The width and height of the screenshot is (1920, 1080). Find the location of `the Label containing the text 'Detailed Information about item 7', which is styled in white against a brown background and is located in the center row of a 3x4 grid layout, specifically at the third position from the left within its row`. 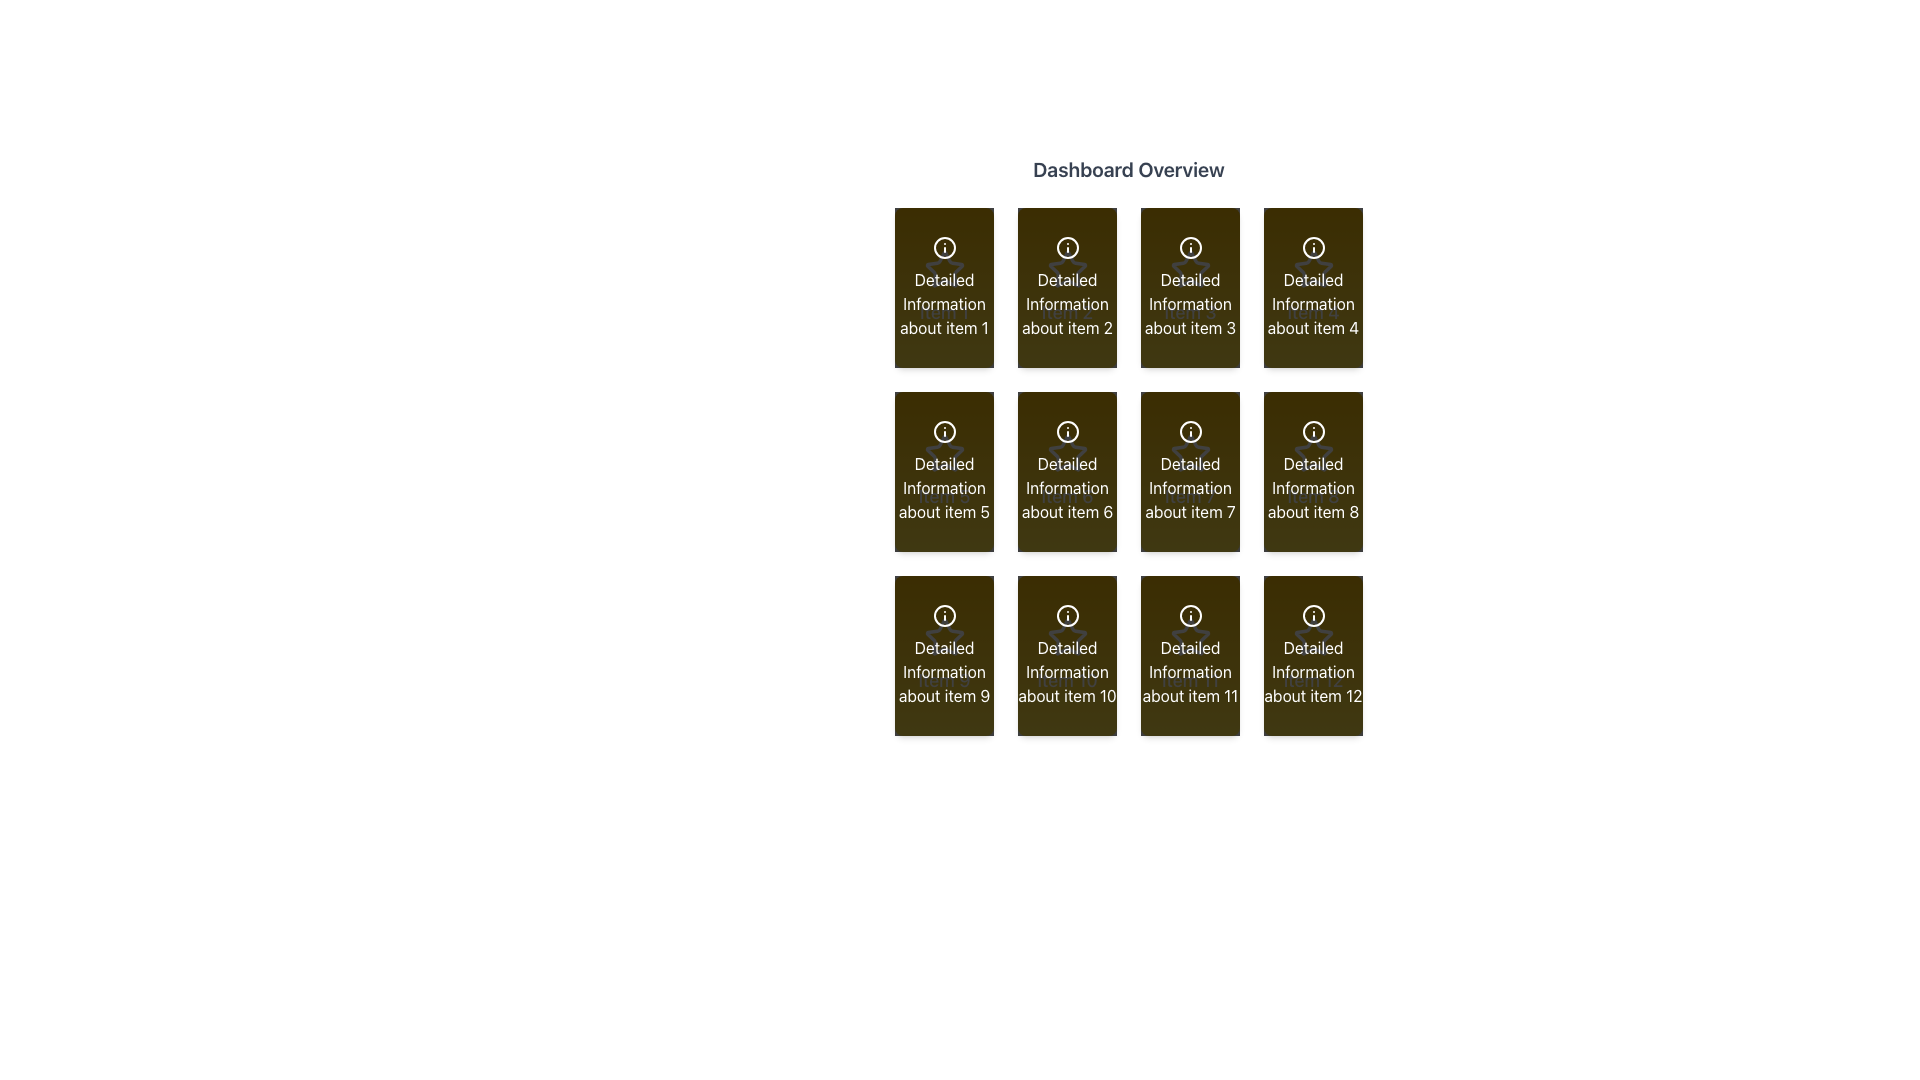

the Label containing the text 'Detailed Information about item 7', which is styled in white against a brown background and is located in the center row of a 3x4 grid layout, specifically at the third position from the left within its row is located at coordinates (1190, 488).